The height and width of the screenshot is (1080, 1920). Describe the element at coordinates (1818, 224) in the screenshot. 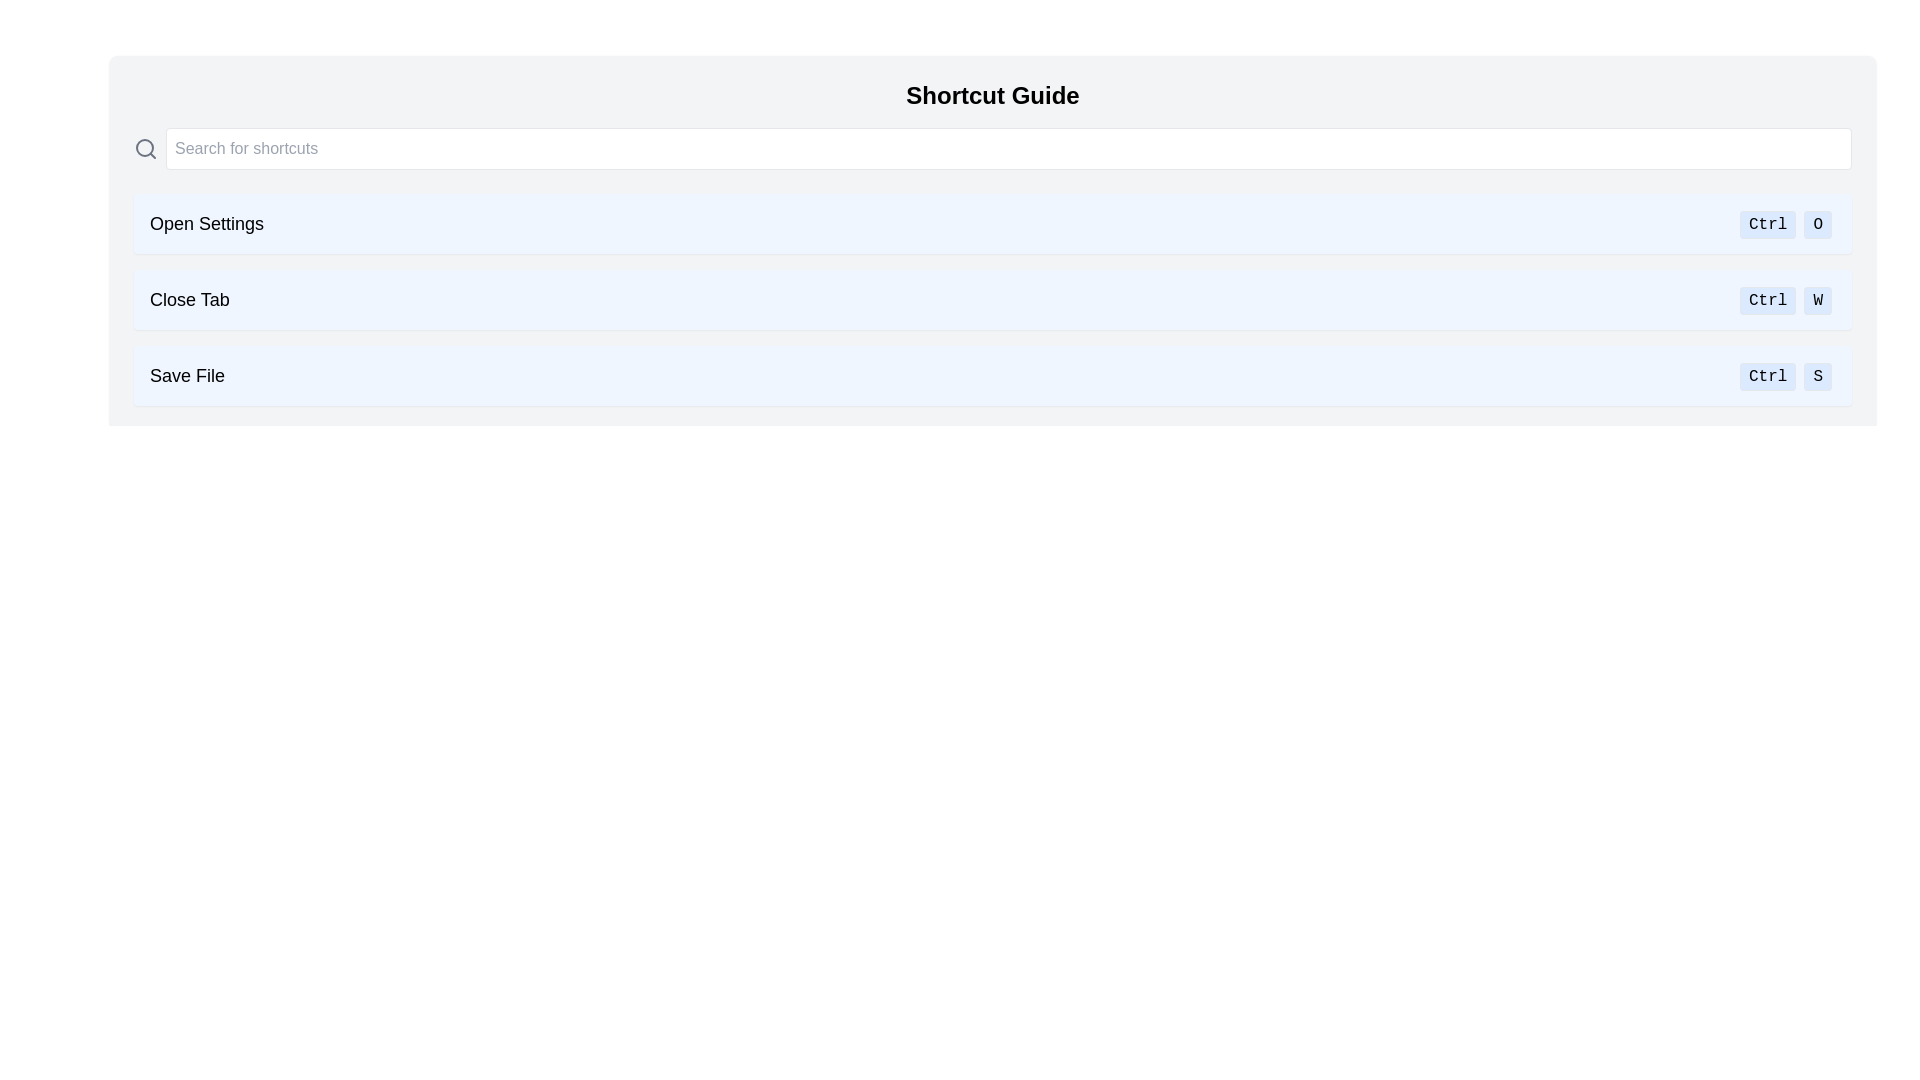

I see `the small rectangular button-like component with the text 'O' centered within it, which has a light blue background and is located on the right side of the 'Ctrl' button in the 'Open Settings' section of keyboard shortcuts` at that location.